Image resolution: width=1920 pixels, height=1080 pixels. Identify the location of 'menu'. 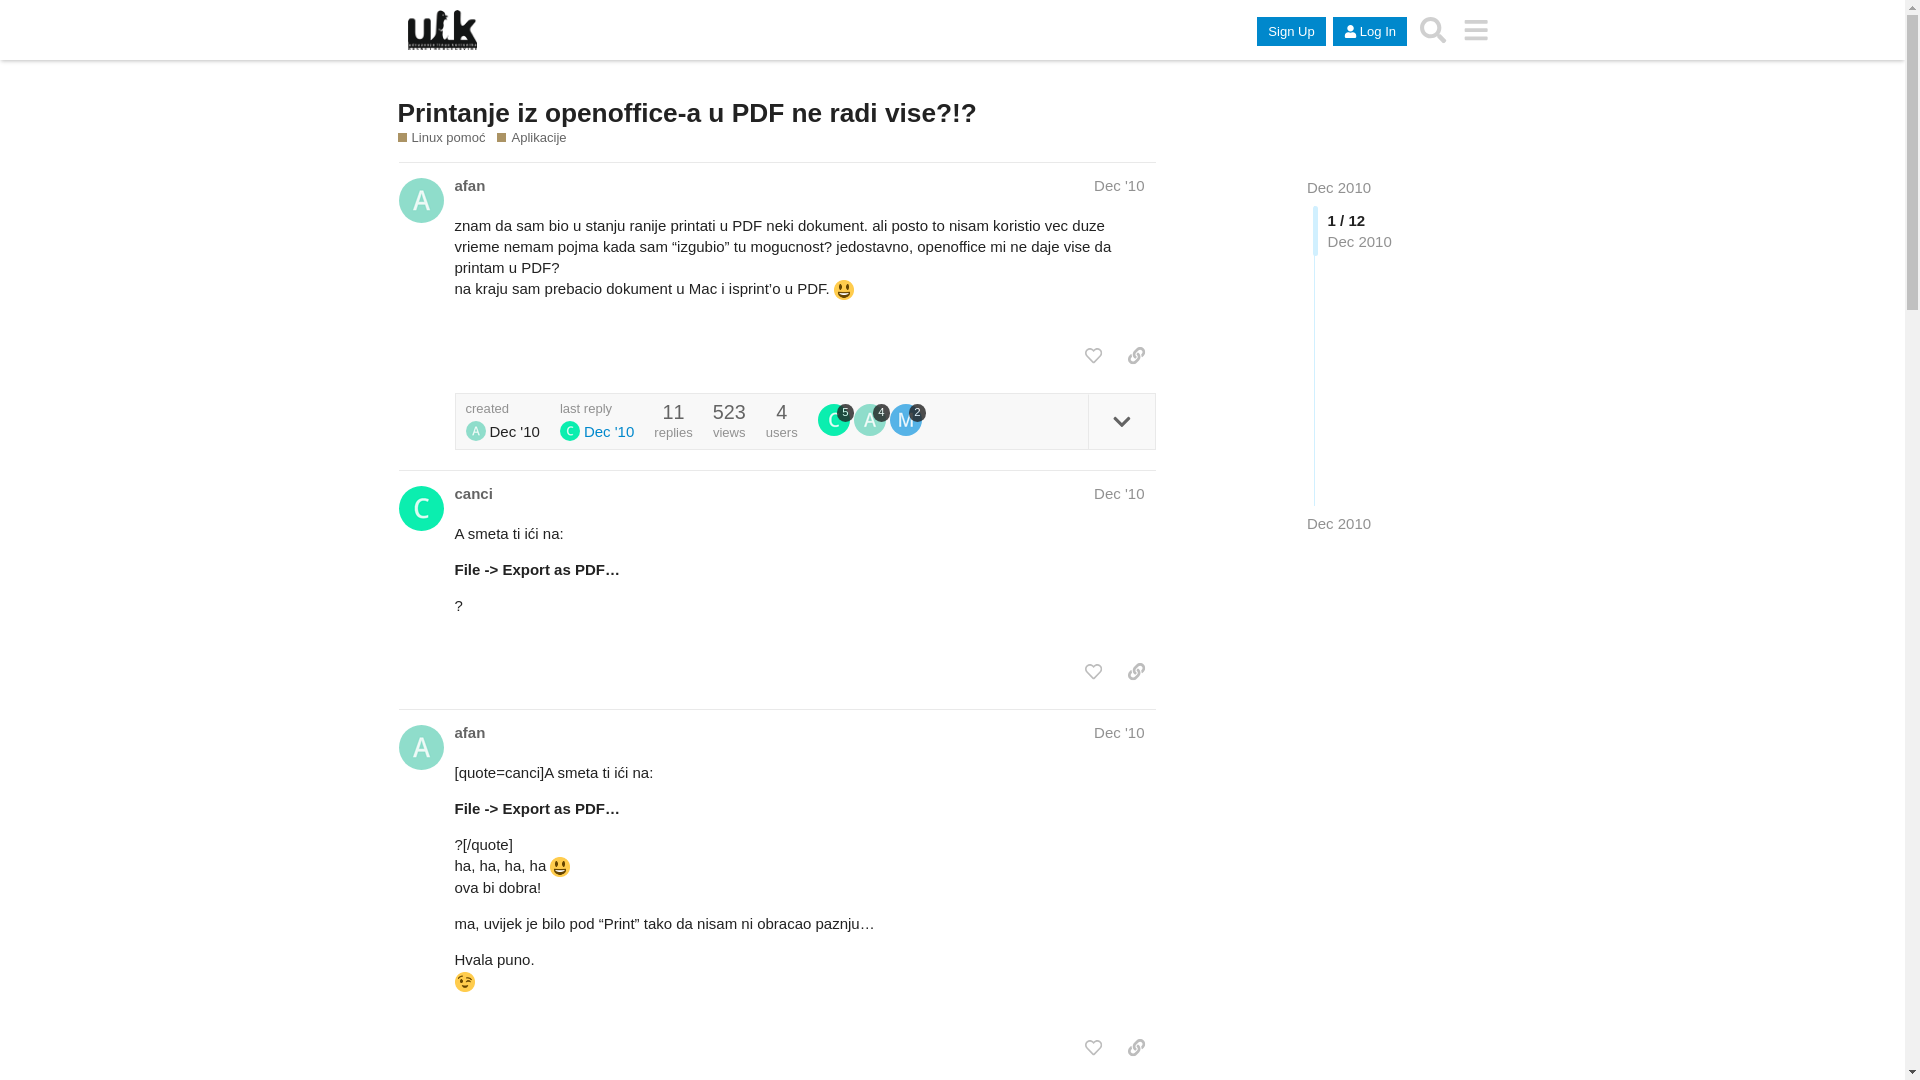
(1454, 30).